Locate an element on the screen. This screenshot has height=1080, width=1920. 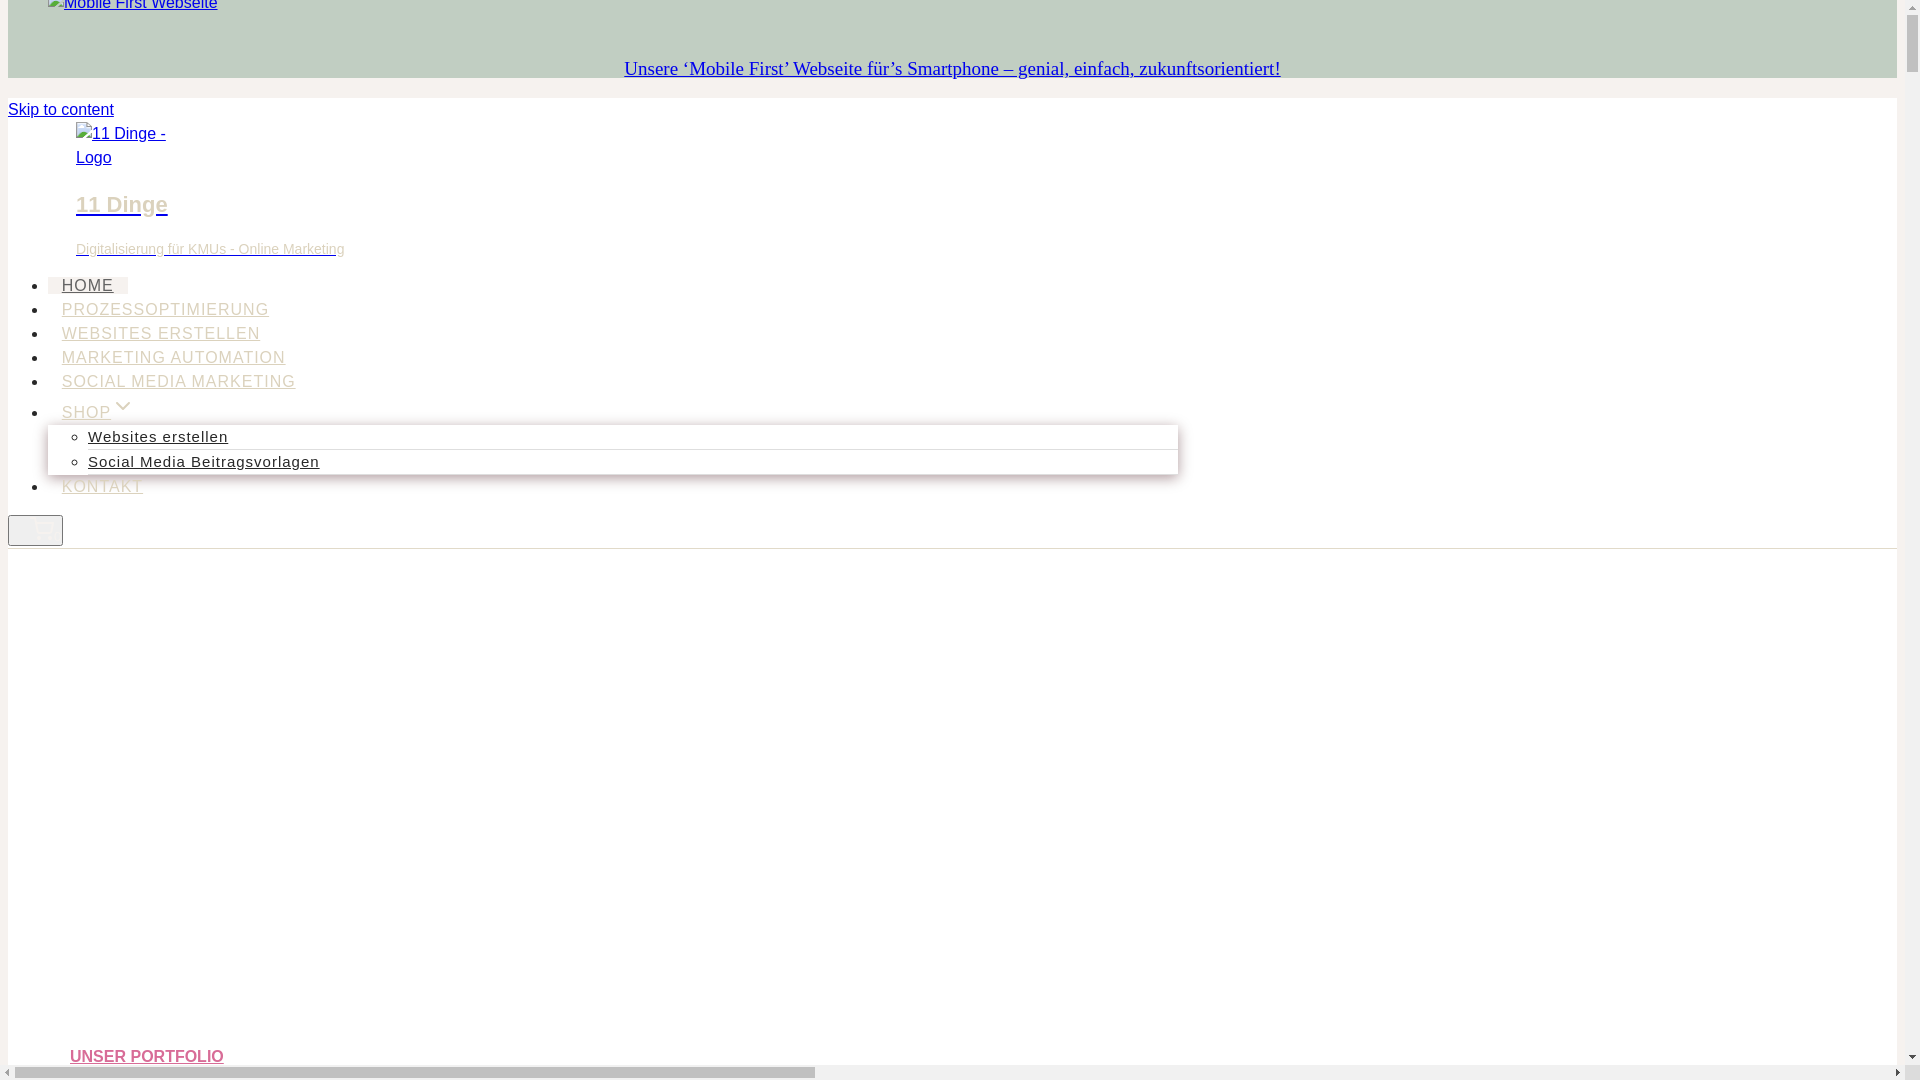
'KONTAKT' is located at coordinates (101, 486).